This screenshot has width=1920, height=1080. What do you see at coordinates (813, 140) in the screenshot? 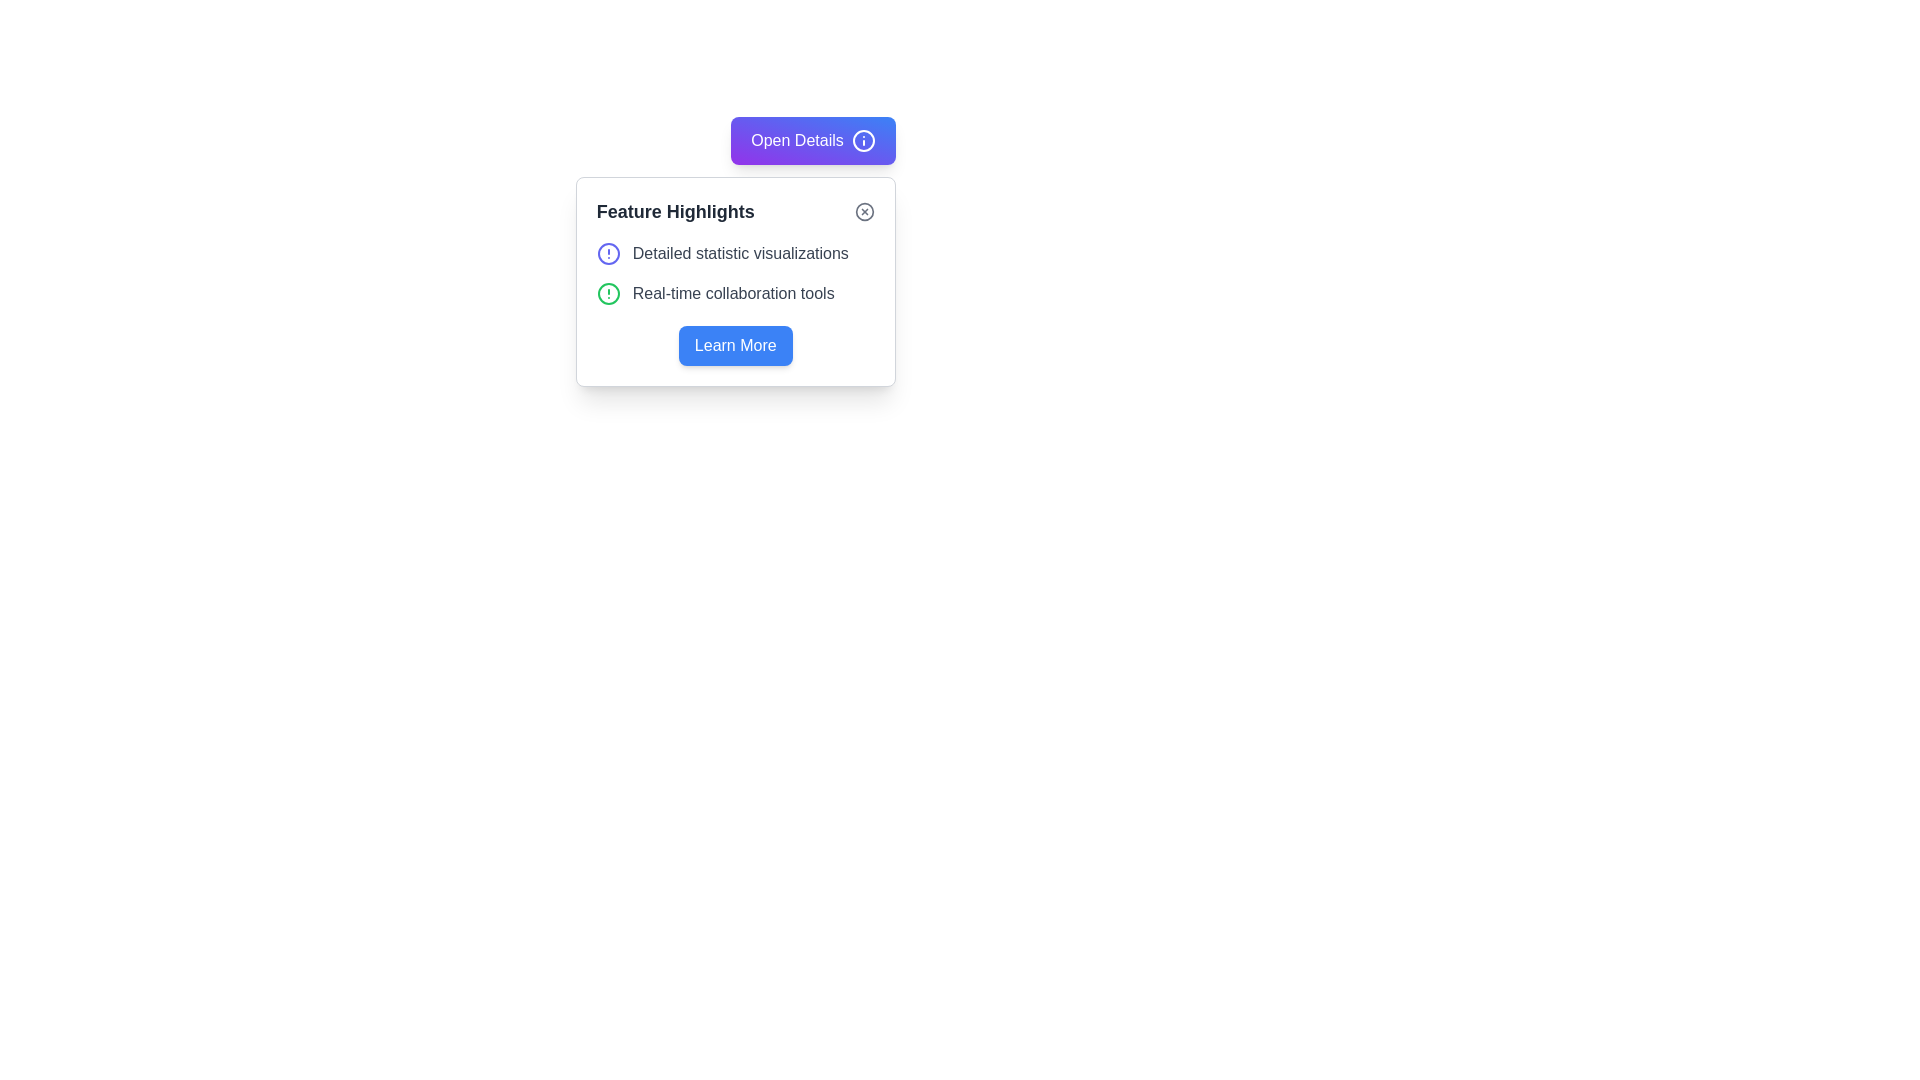
I see `the 'Open Details' button by tabbing to it for keyboard navigation` at bounding box center [813, 140].